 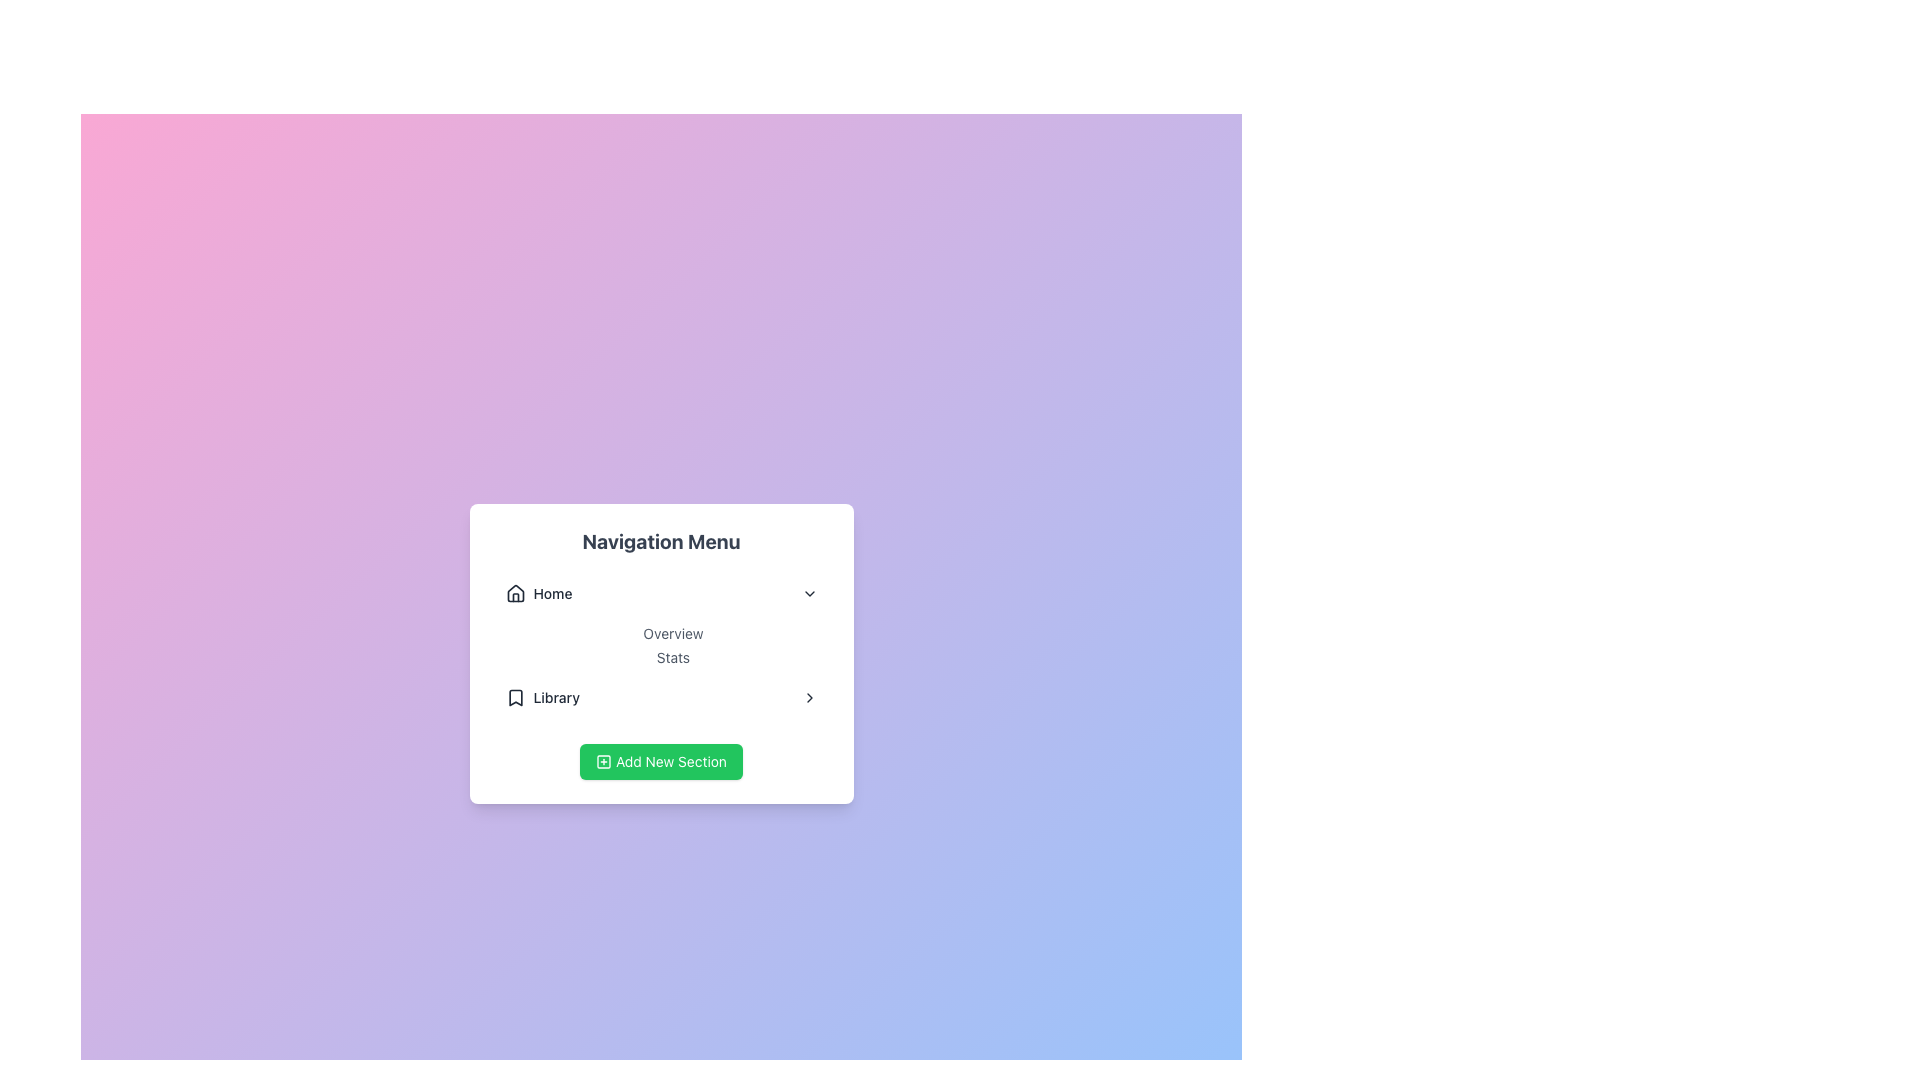 What do you see at coordinates (603, 762) in the screenshot?
I see `the small, box-shaped icon that is part of the squared plus icon within the green button labeled 'Add New Section'` at bounding box center [603, 762].